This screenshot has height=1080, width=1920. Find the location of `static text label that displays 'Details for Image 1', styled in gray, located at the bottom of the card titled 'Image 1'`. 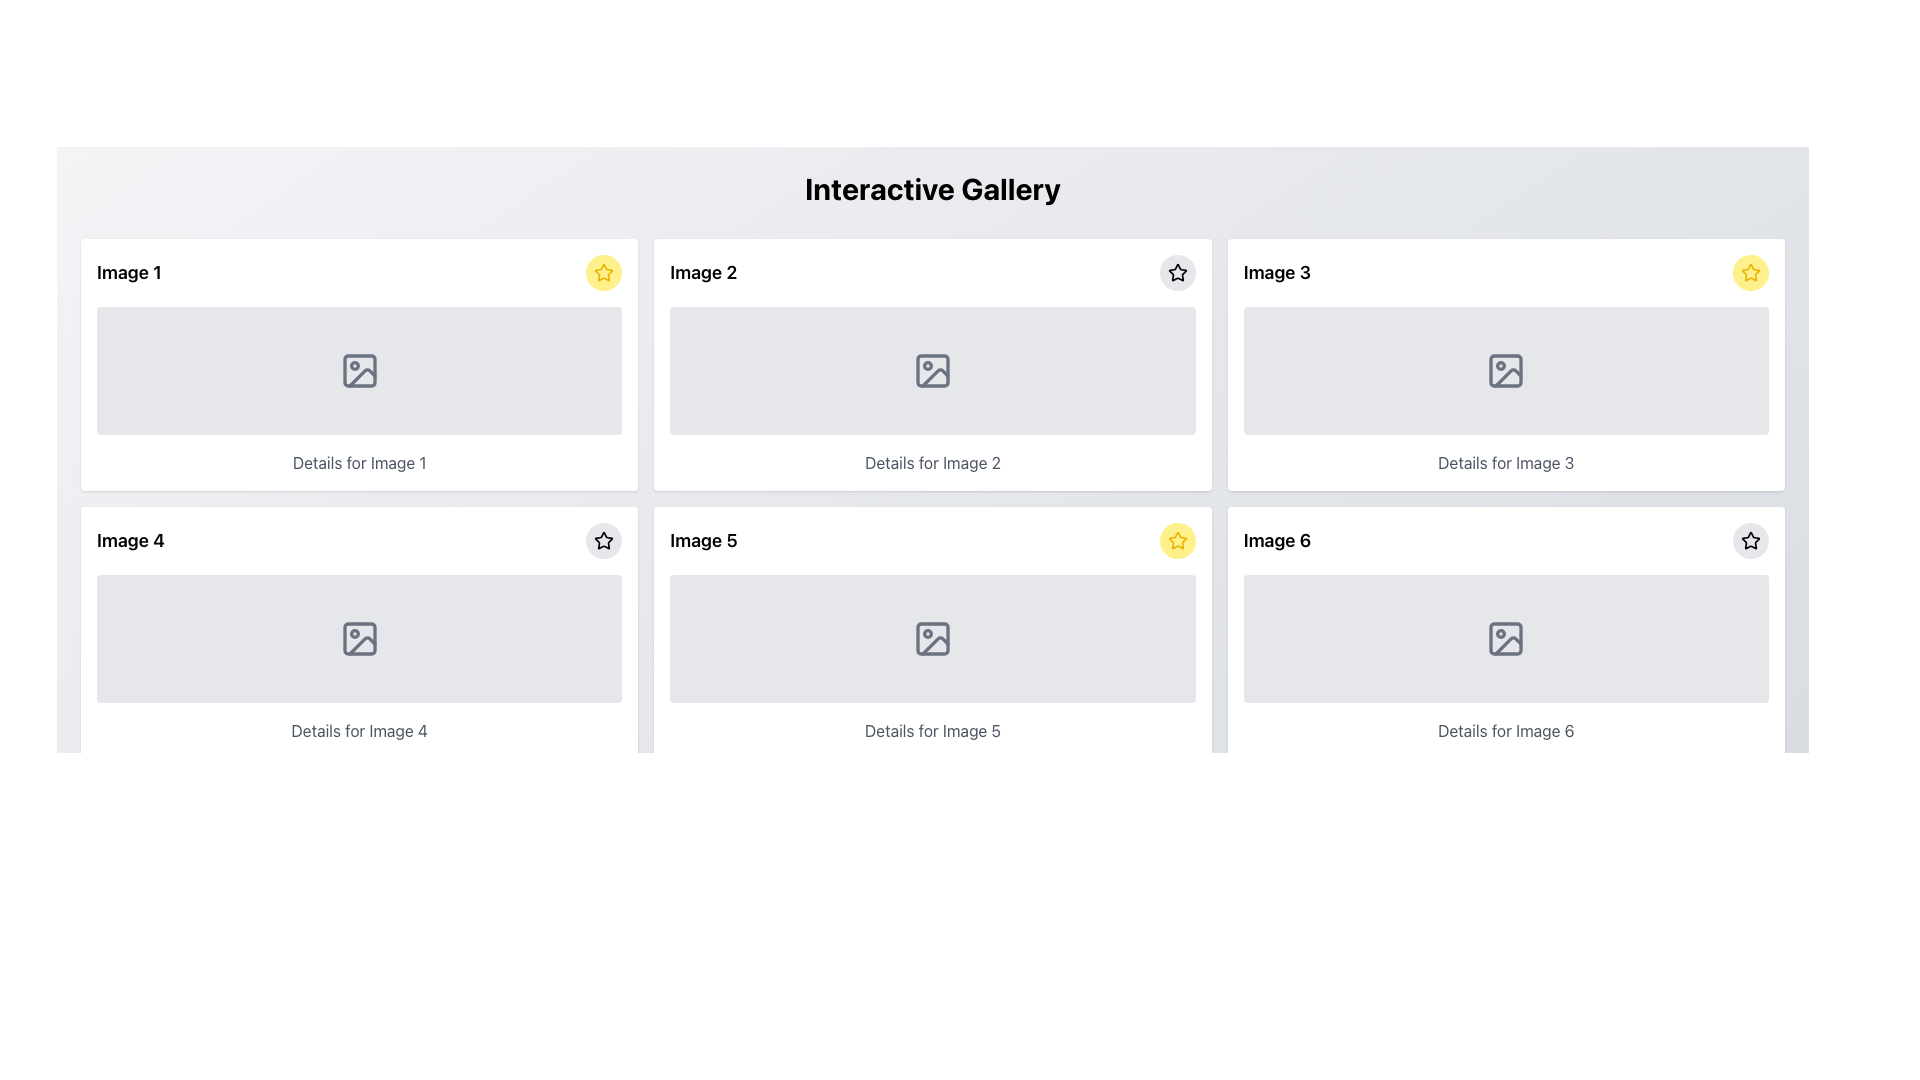

static text label that displays 'Details for Image 1', styled in gray, located at the bottom of the card titled 'Image 1' is located at coordinates (359, 462).